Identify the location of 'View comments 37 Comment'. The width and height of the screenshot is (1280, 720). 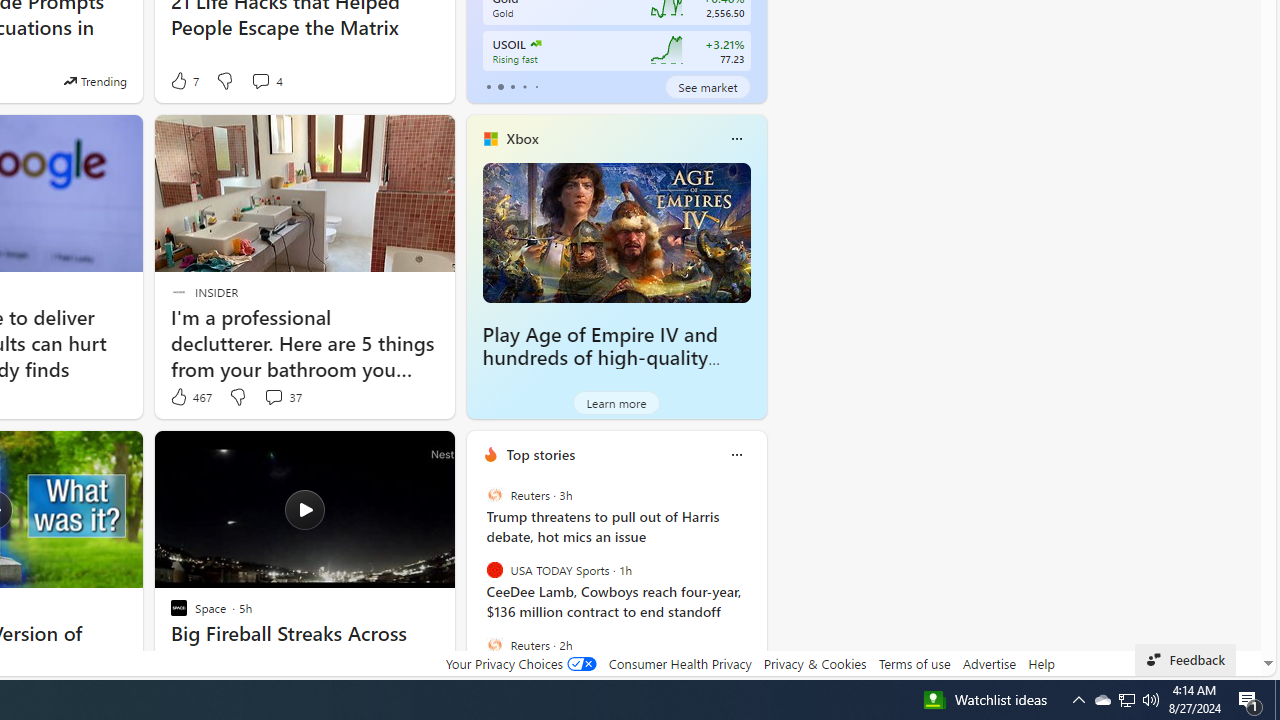
(272, 397).